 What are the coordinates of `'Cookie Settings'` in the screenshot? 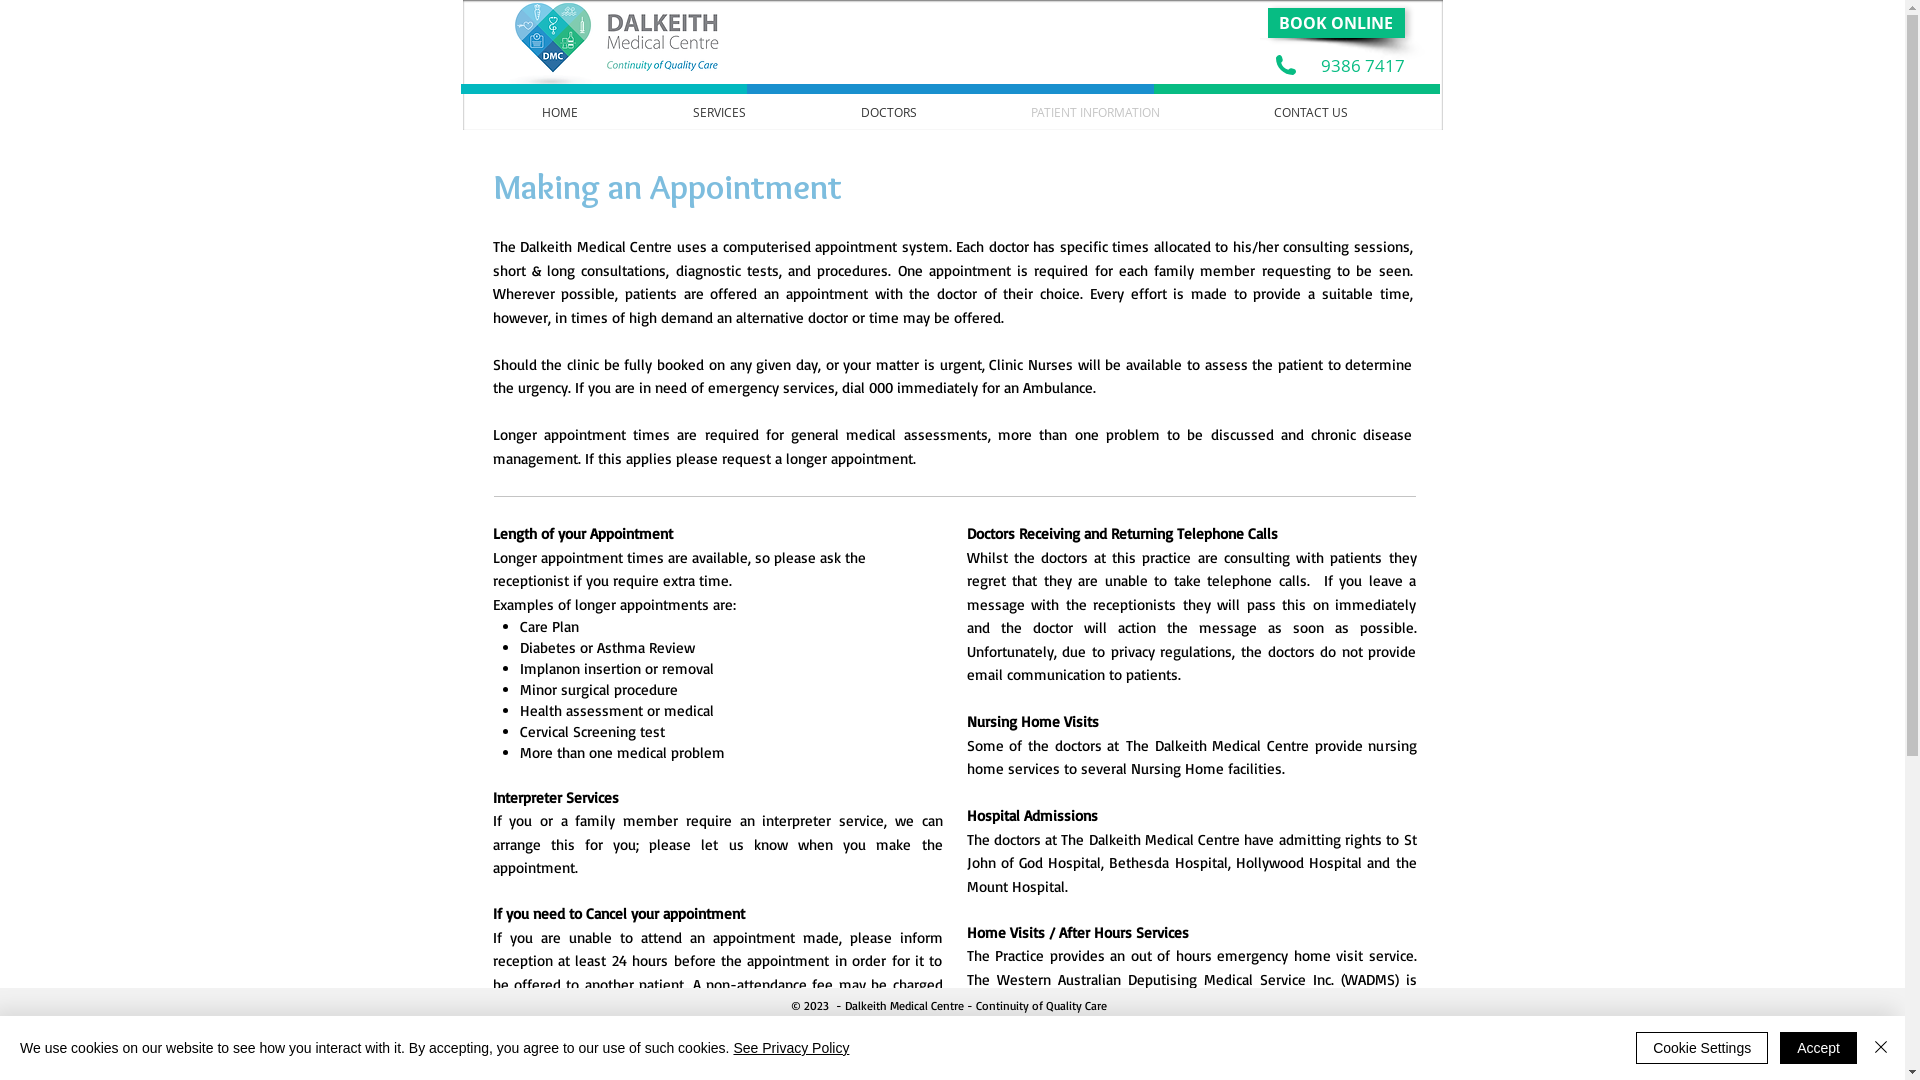 It's located at (1701, 1047).